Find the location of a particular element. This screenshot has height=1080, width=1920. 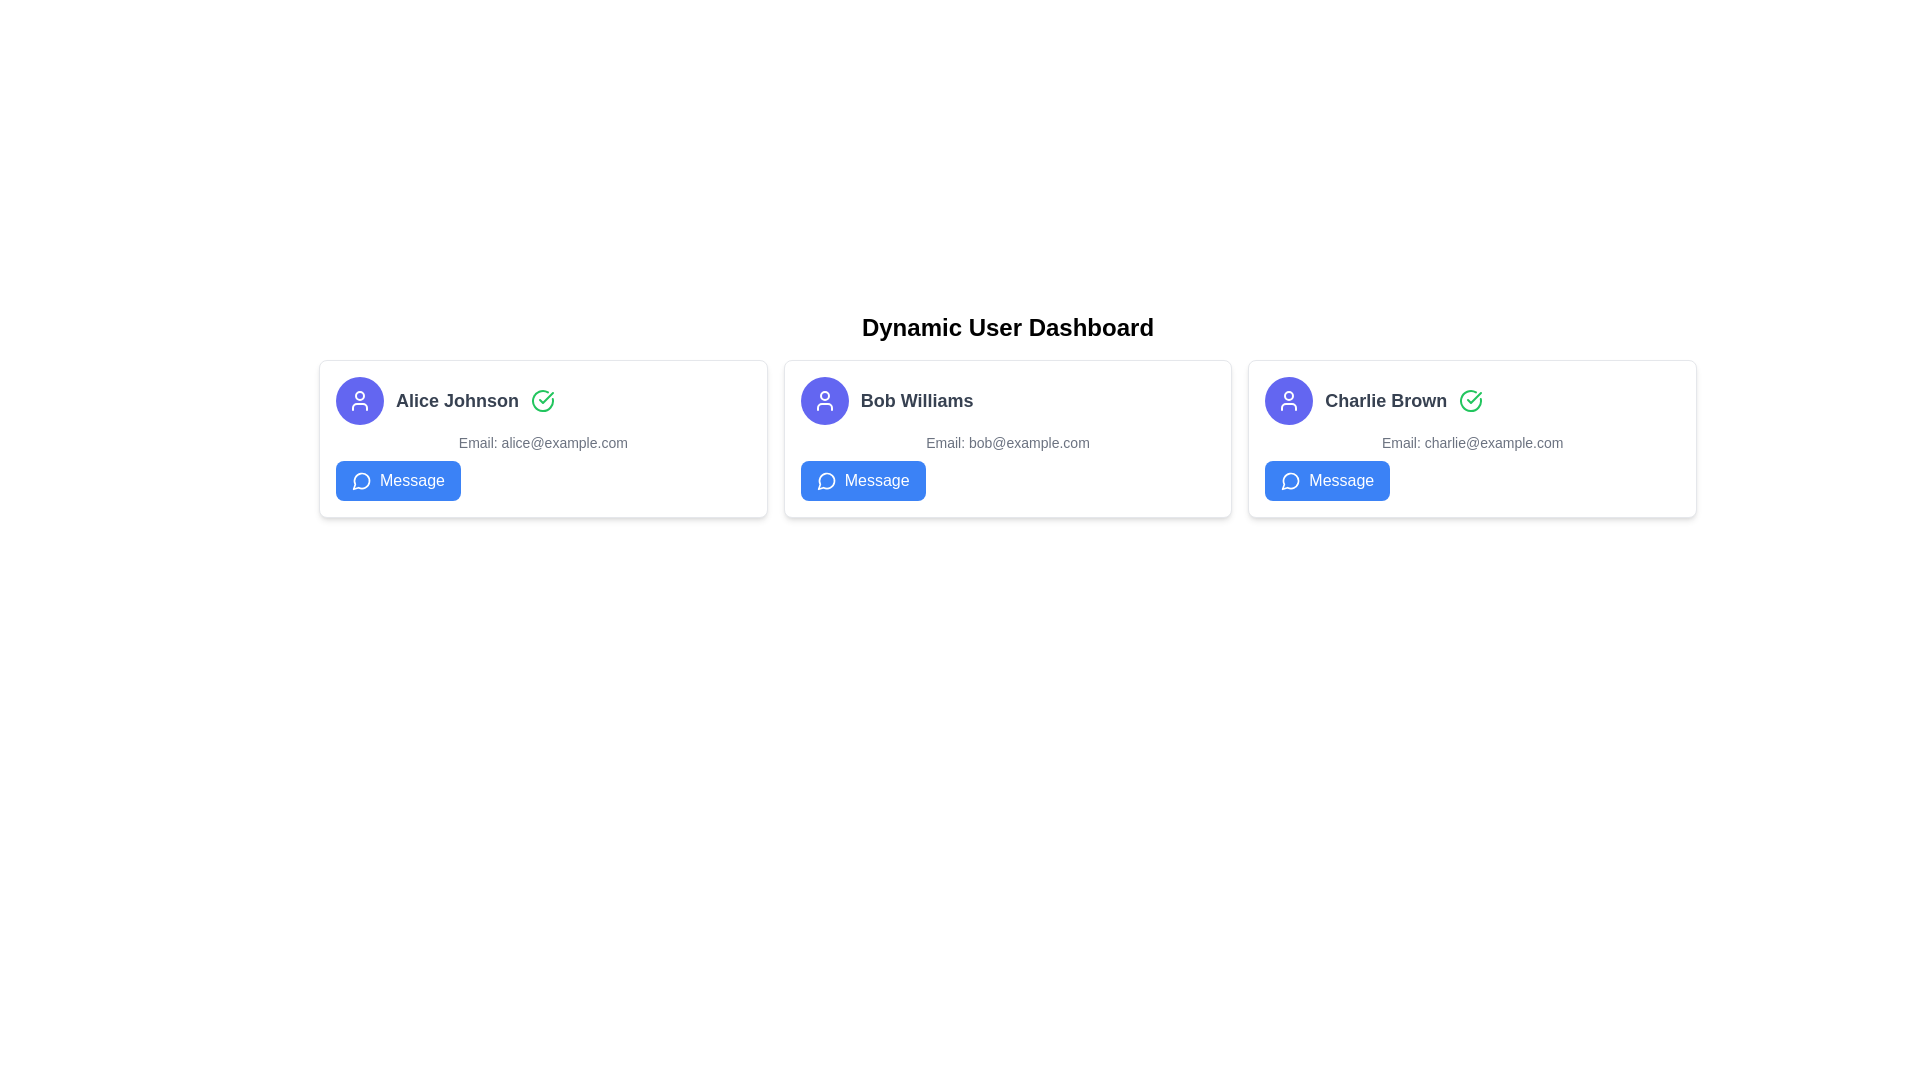

the interactive button for initiating a messaging action related to Charlie Brown, located at the bottom center of Charlie Brown's user card is located at coordinates (1327, 481).